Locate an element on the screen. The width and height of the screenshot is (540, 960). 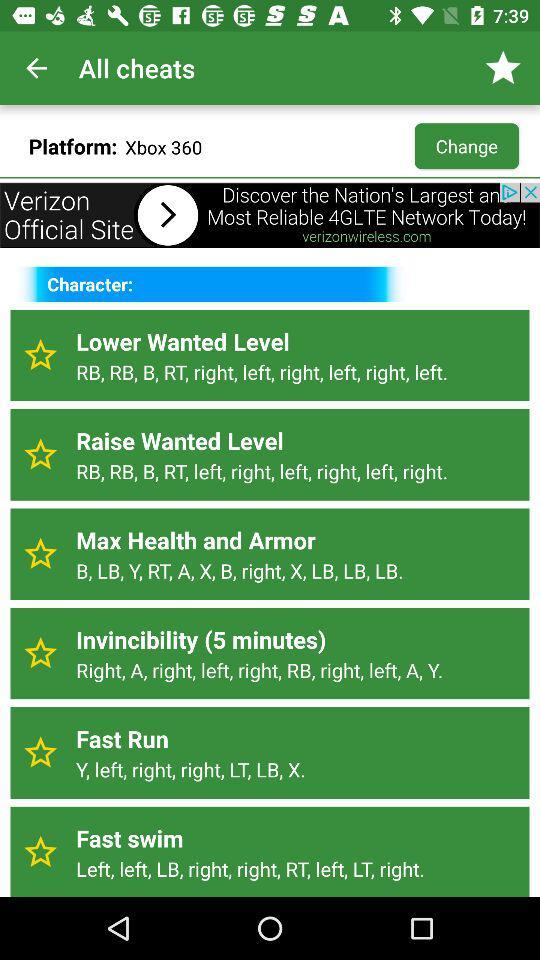
the official website is located at coordinates (270, 215).